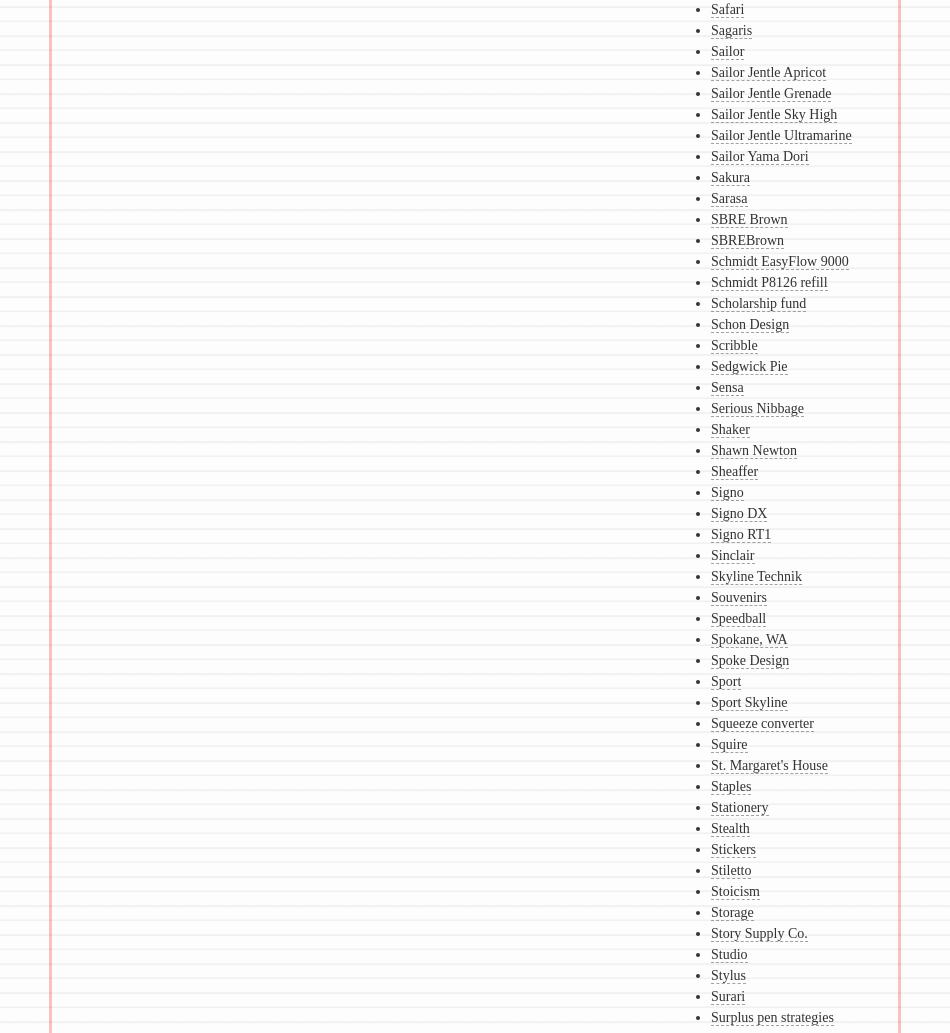 Image resolution: width=950 pixels, height=1033 pixels. Describe the element at coordinates (724, 680) in the screenshot. I see `'Sport'` at that location.